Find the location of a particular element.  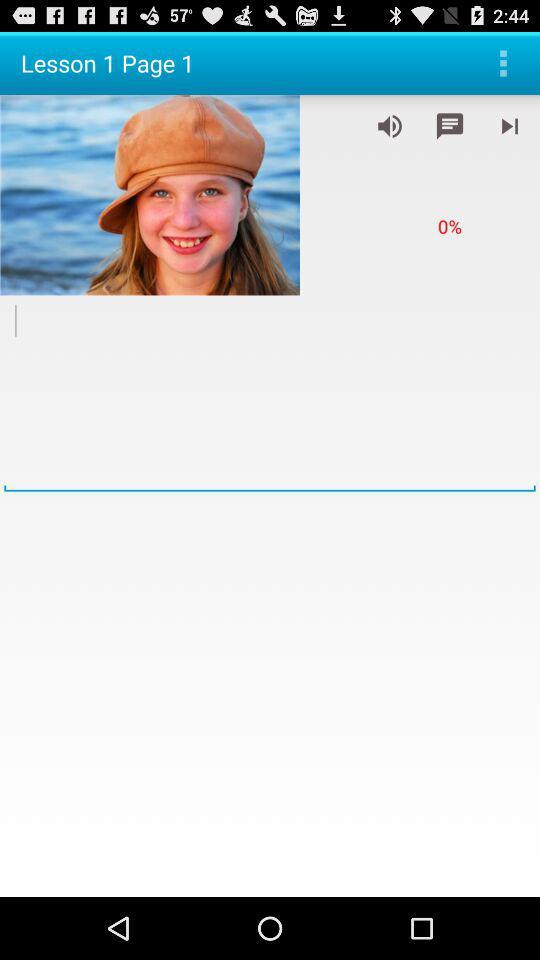

next page is located at coordinates (509, 125).